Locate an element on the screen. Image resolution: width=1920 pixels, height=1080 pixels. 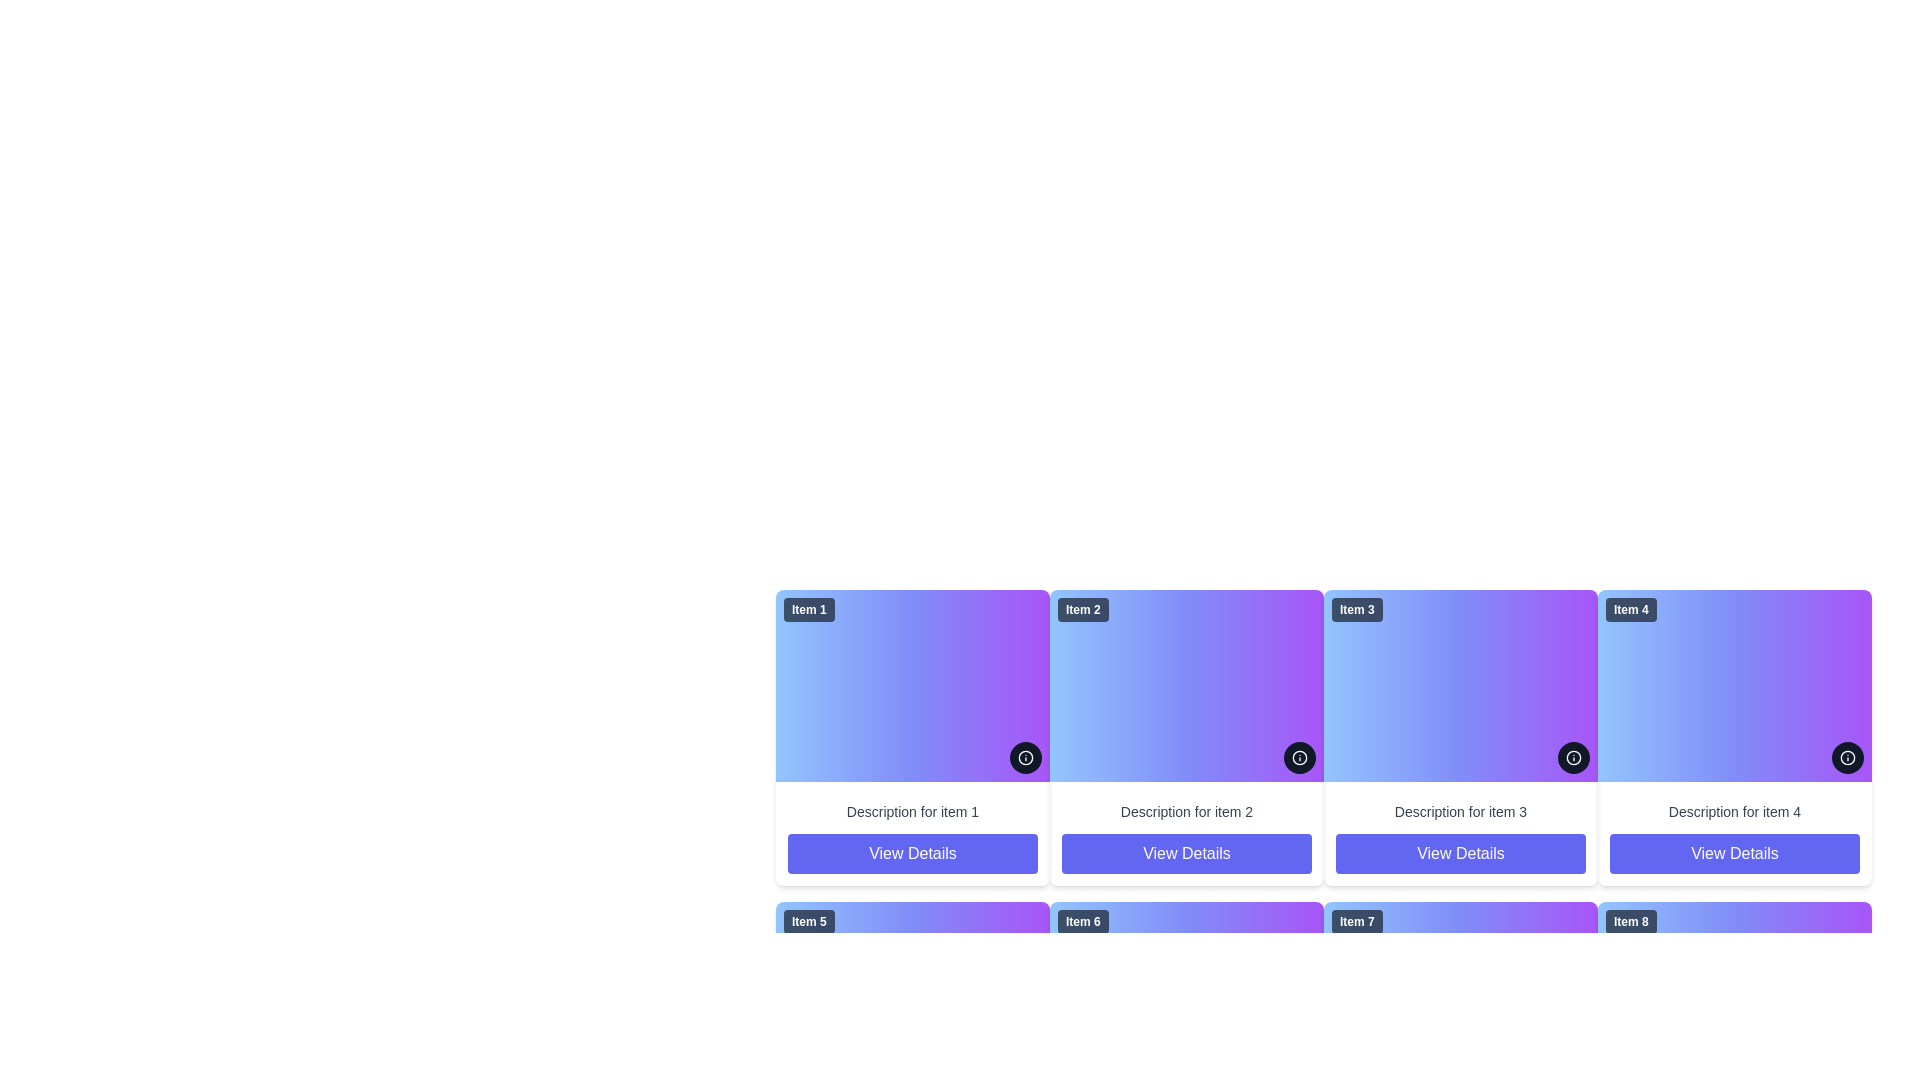
the 'View Details' button, which is a rectangular button with a blue background and white text, located in the first card of the top row beneath the text 'Description for item 1' is located at coordinates (911, 853).